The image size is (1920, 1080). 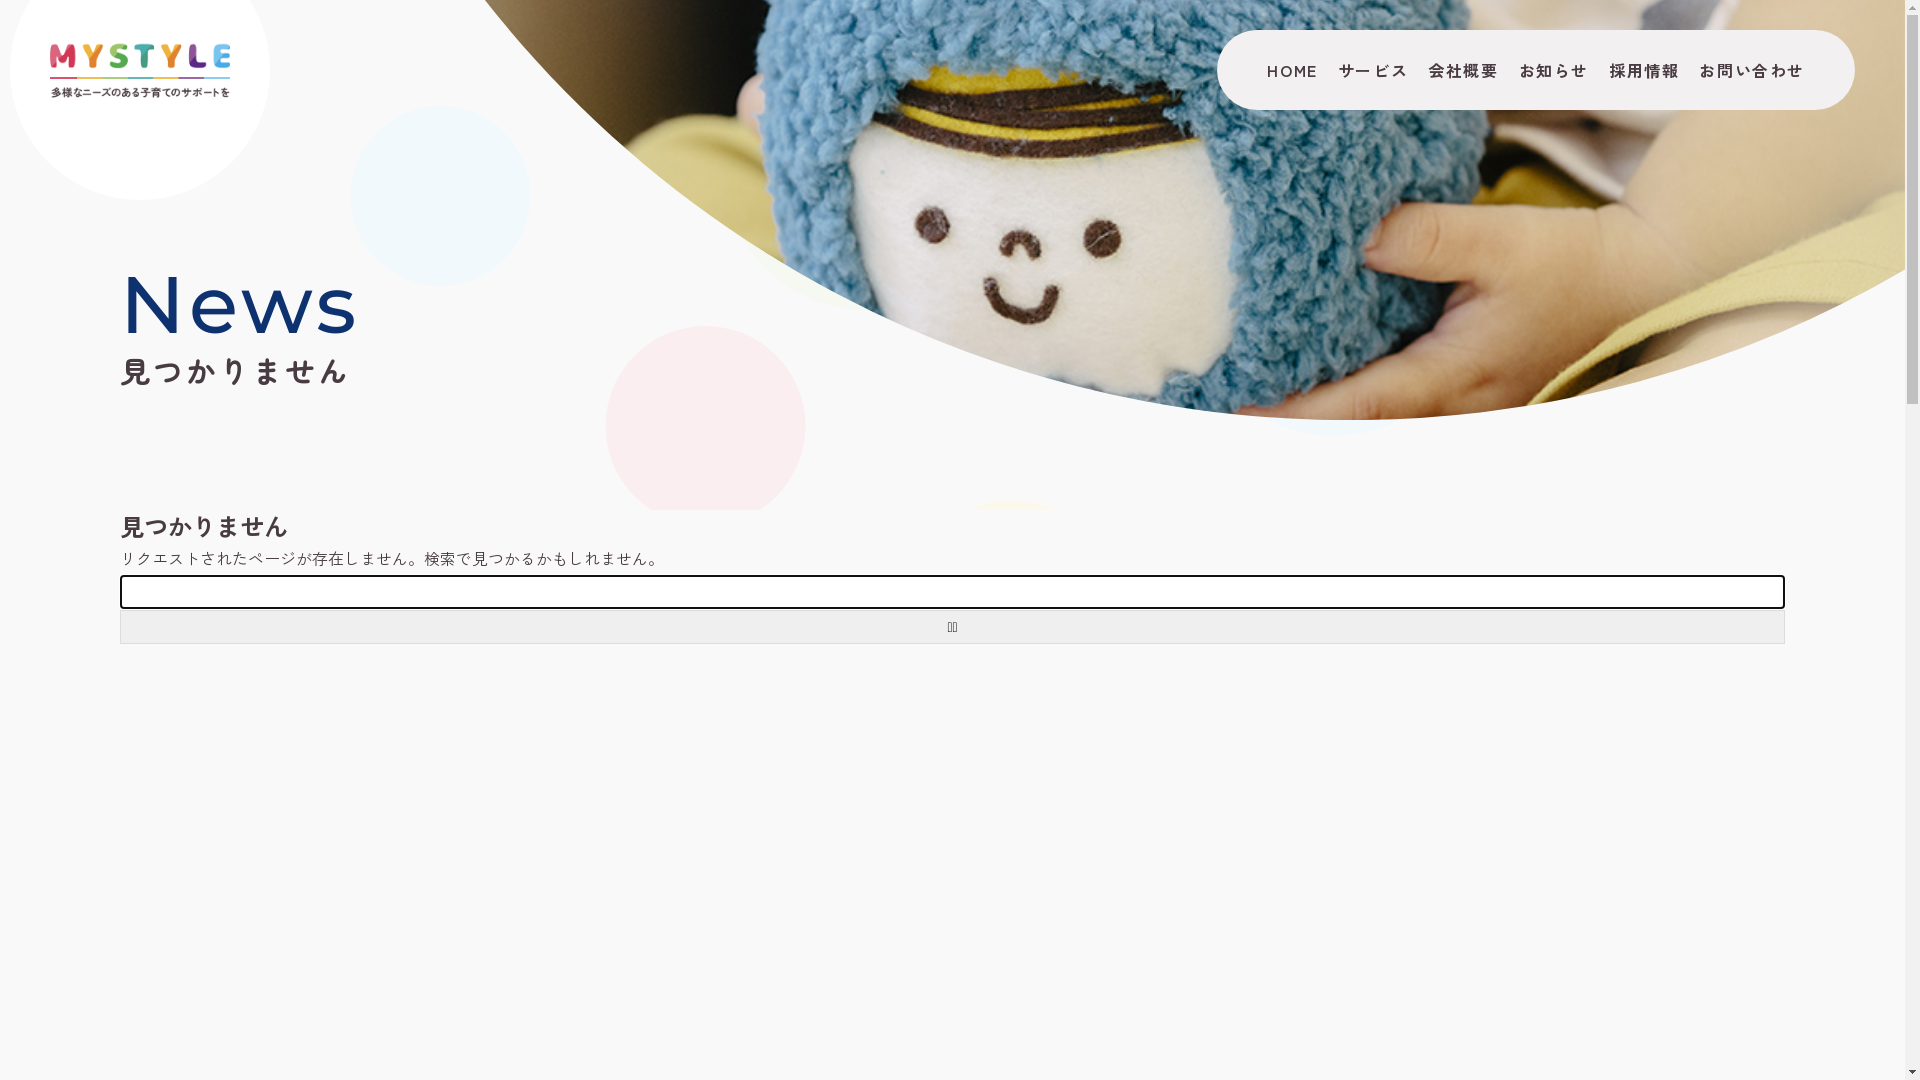 I want to click on 'HOME', so click(x=1291, y=68).